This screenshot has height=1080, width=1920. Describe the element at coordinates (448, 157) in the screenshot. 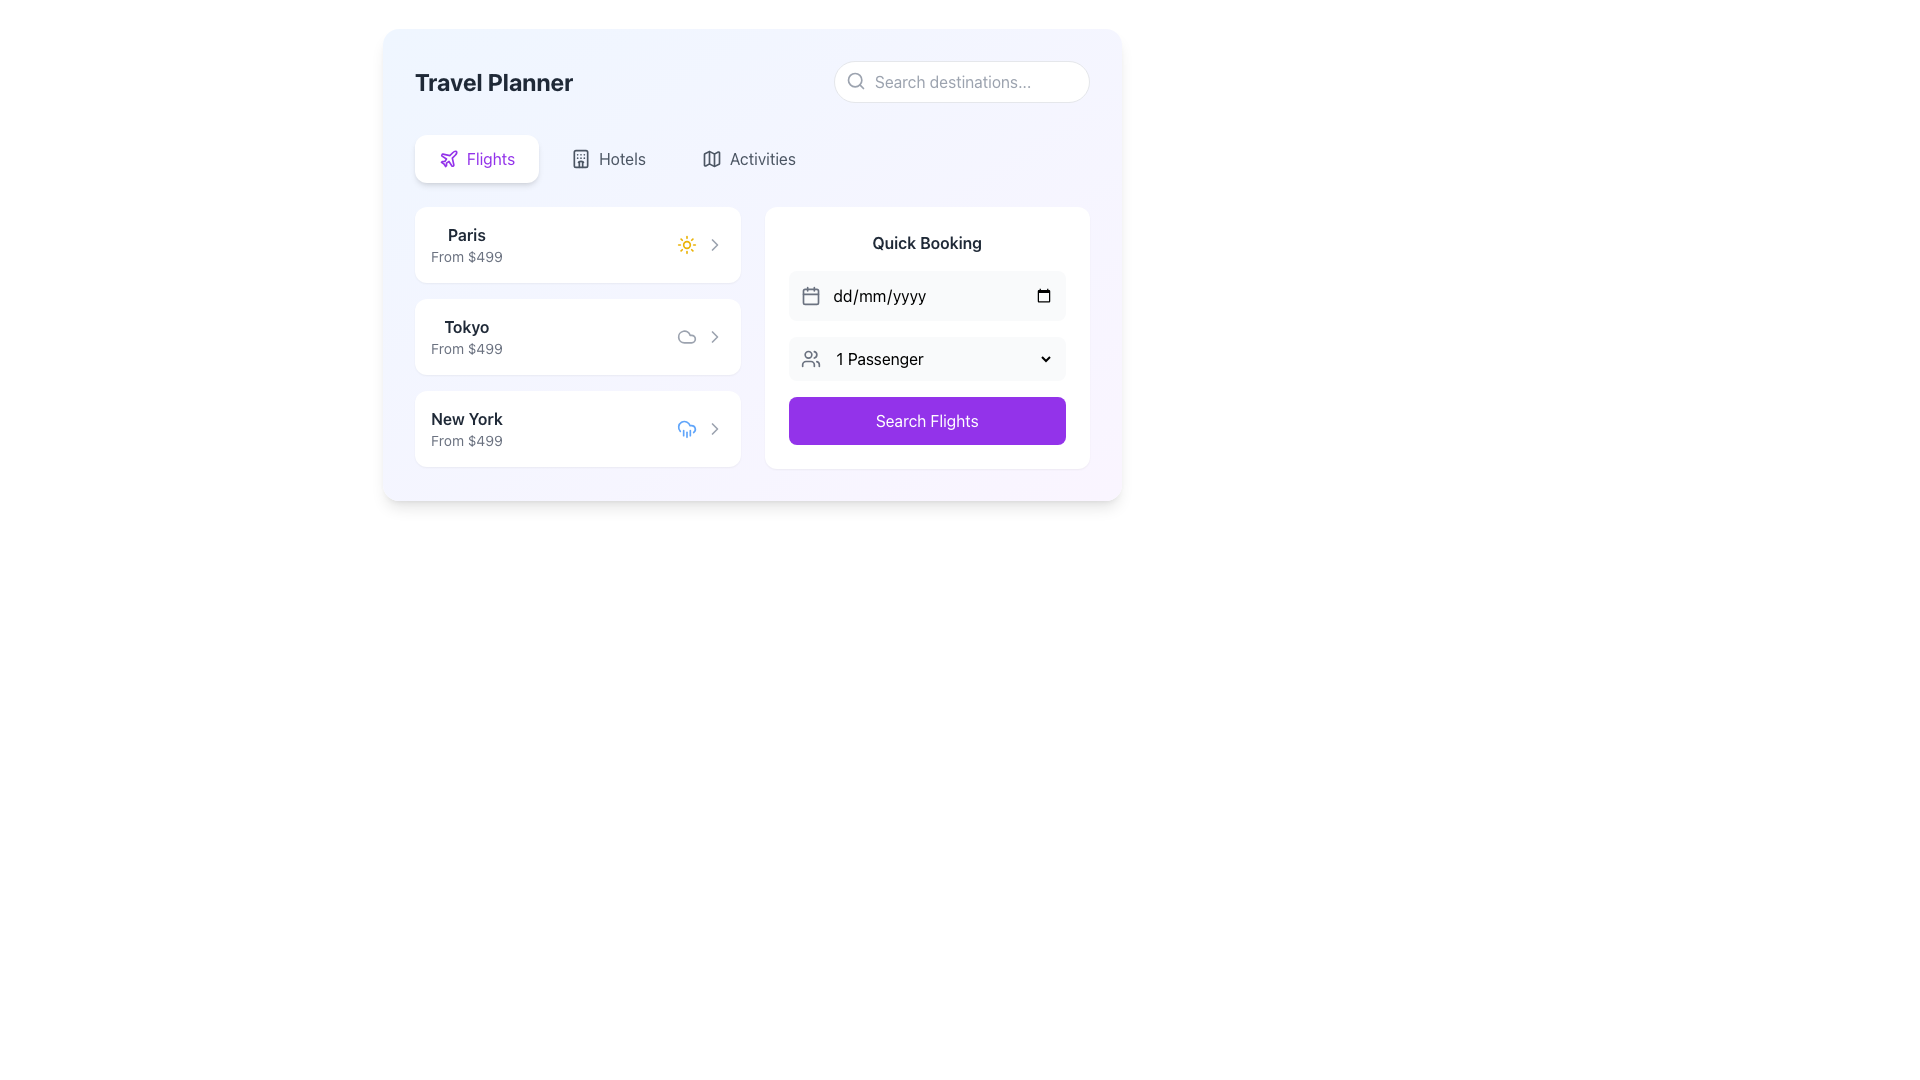

I see `the airplane icon located next to the 'Flights' tab header in the top-left region of the main interface` at that location.